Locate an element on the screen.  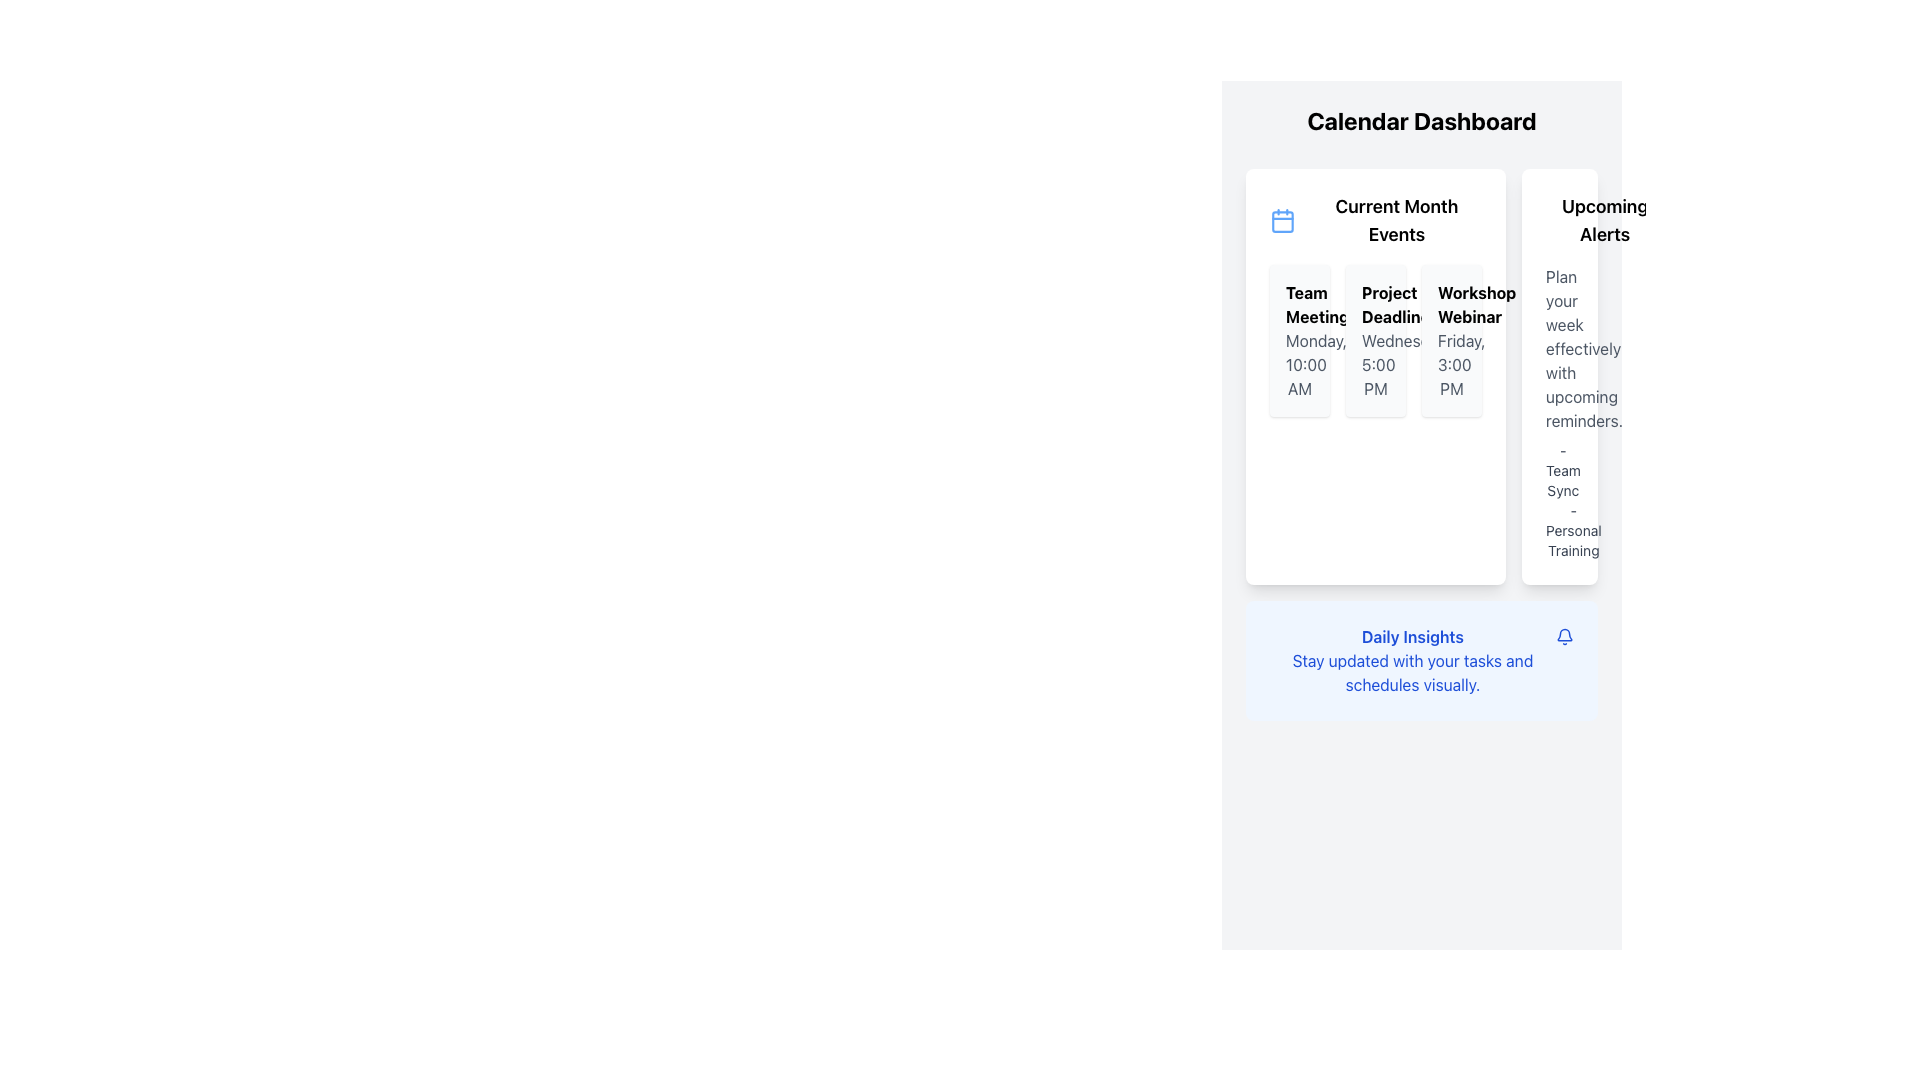
heading text 'Current Month Events' displayed prominently in bold font, located near the top-middle portion of the card-like section, immediately to the right of the calendar icon is located at coordinates (1395, 220).